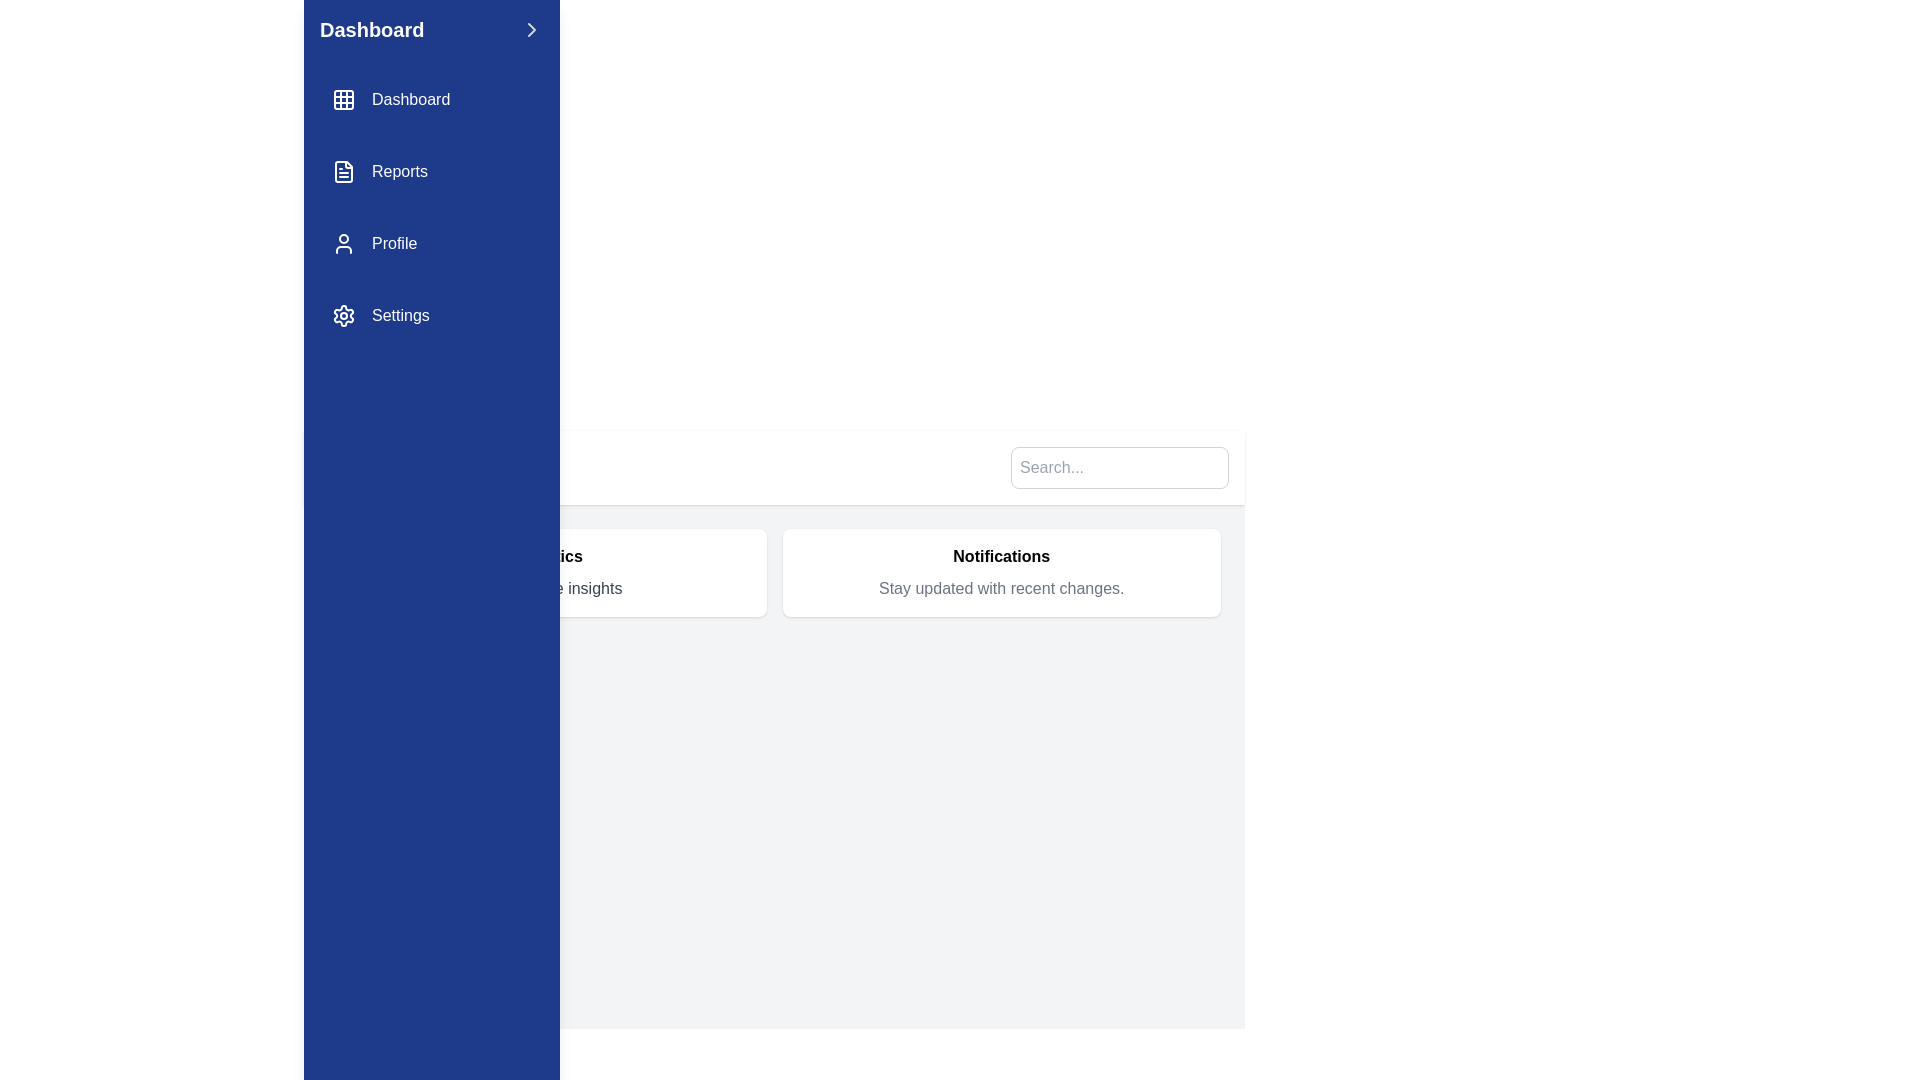 The width and height of the screenshot is (1920, 1080). Describe the element at coordinates (1001, 556) in the screenshot. I see `the text label indicating 'Notifications', which serves as a title for the notifications section` at that location.